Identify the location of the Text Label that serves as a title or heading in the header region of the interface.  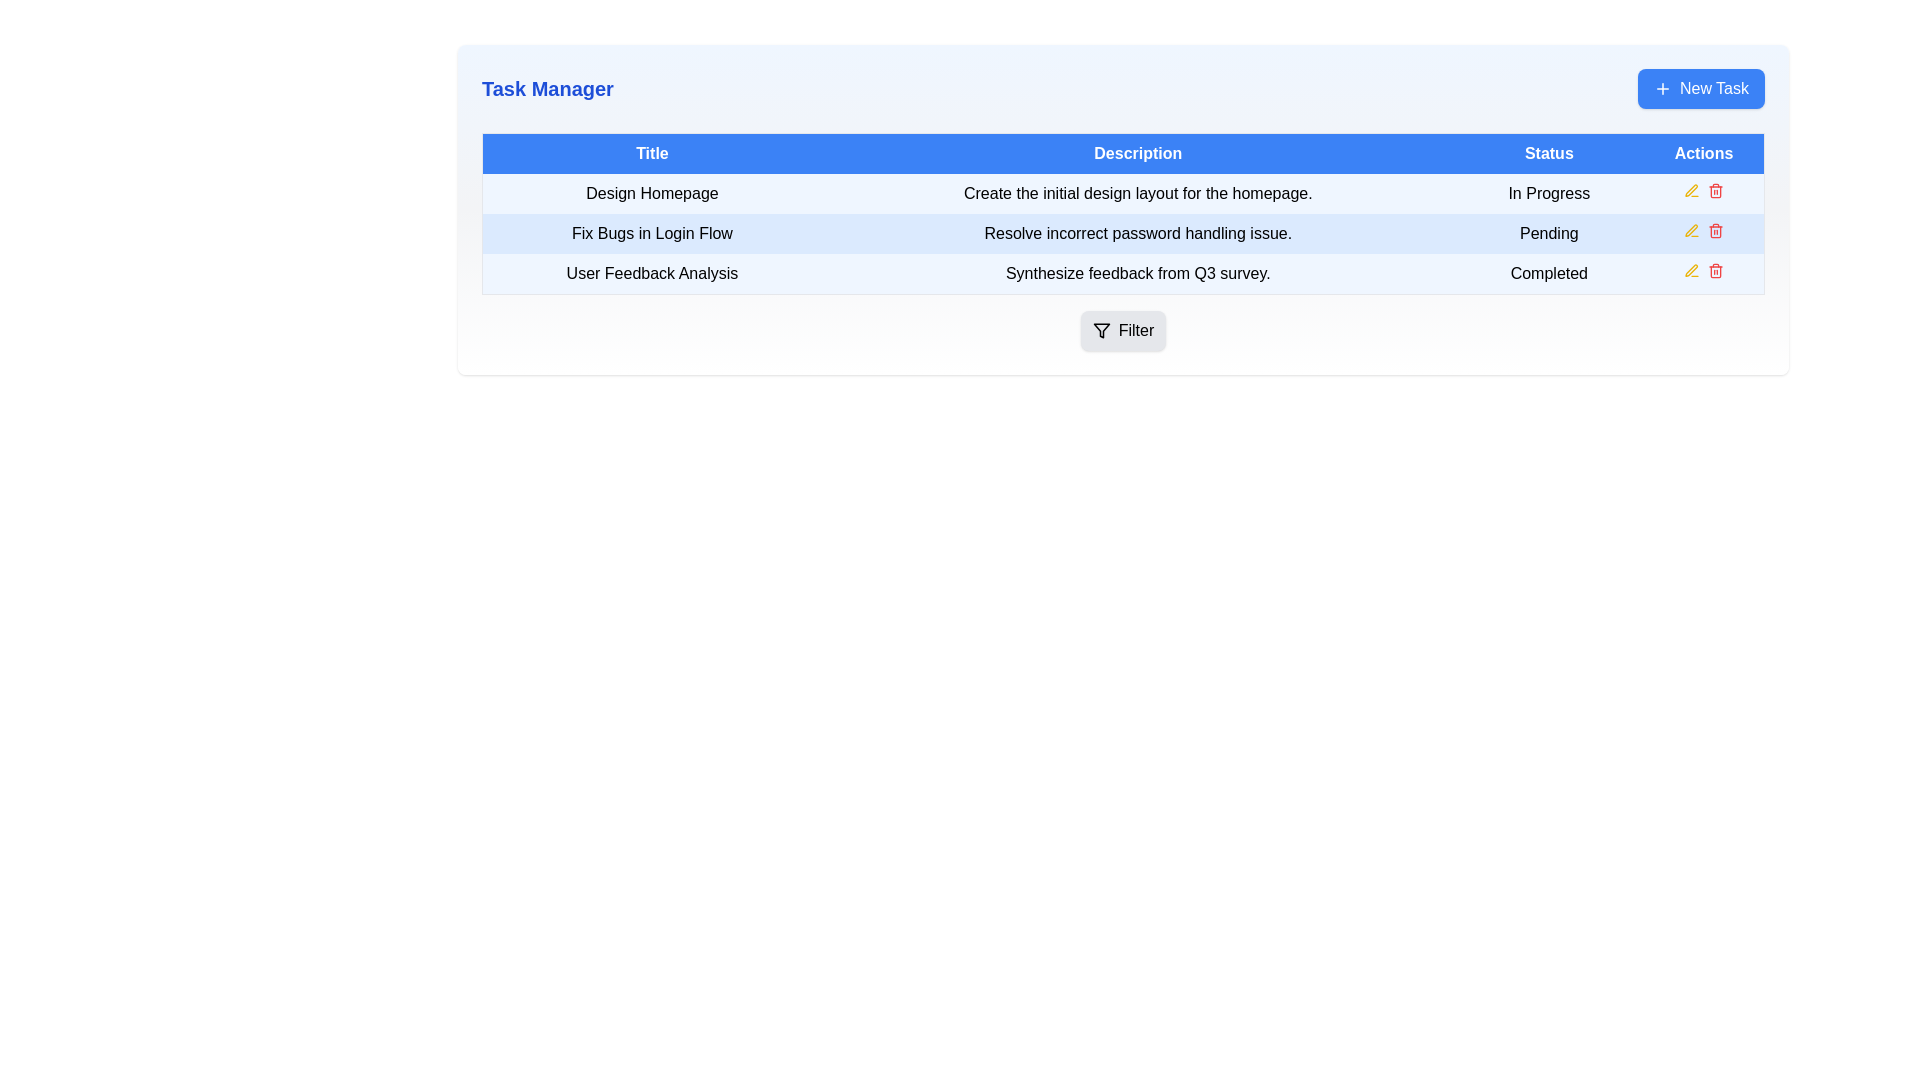
(547, 87).